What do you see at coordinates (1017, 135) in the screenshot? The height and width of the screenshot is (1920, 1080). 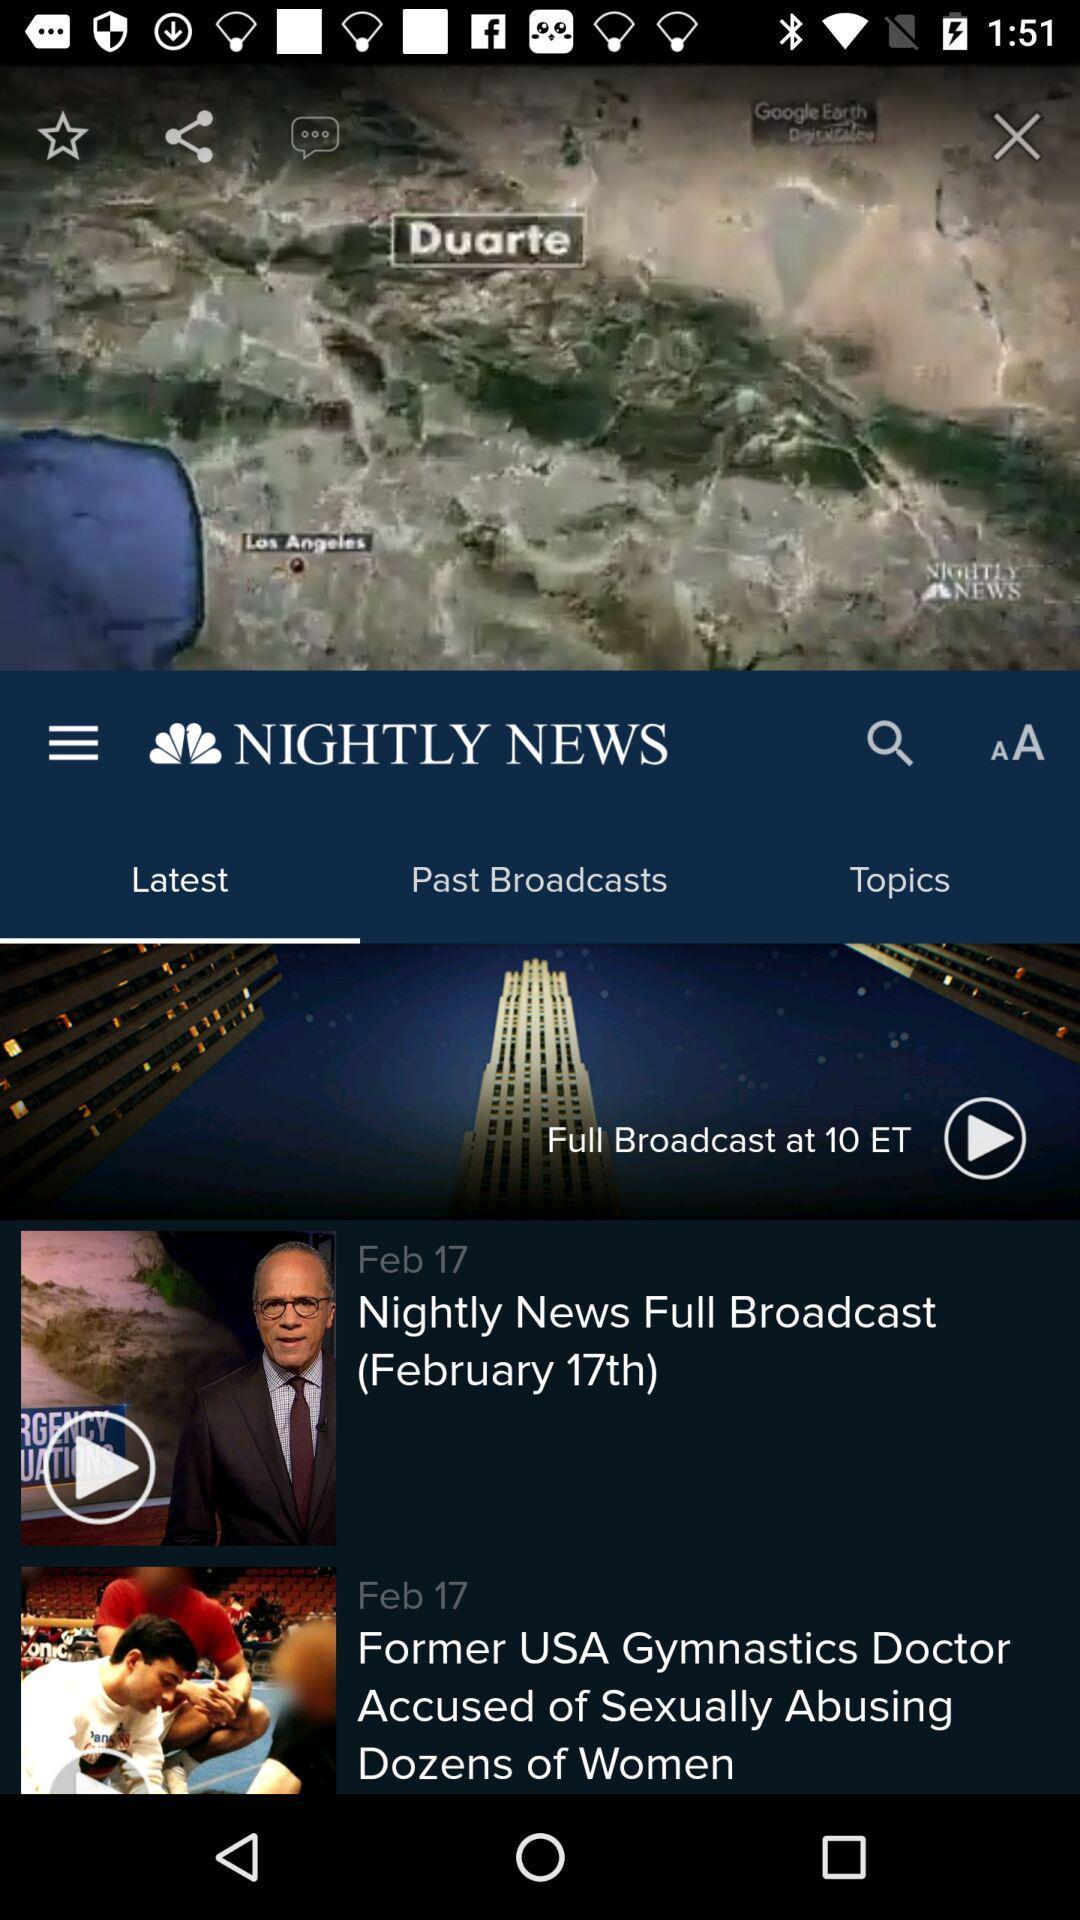 I see `the close icon` at bounding box center [1017, 135].